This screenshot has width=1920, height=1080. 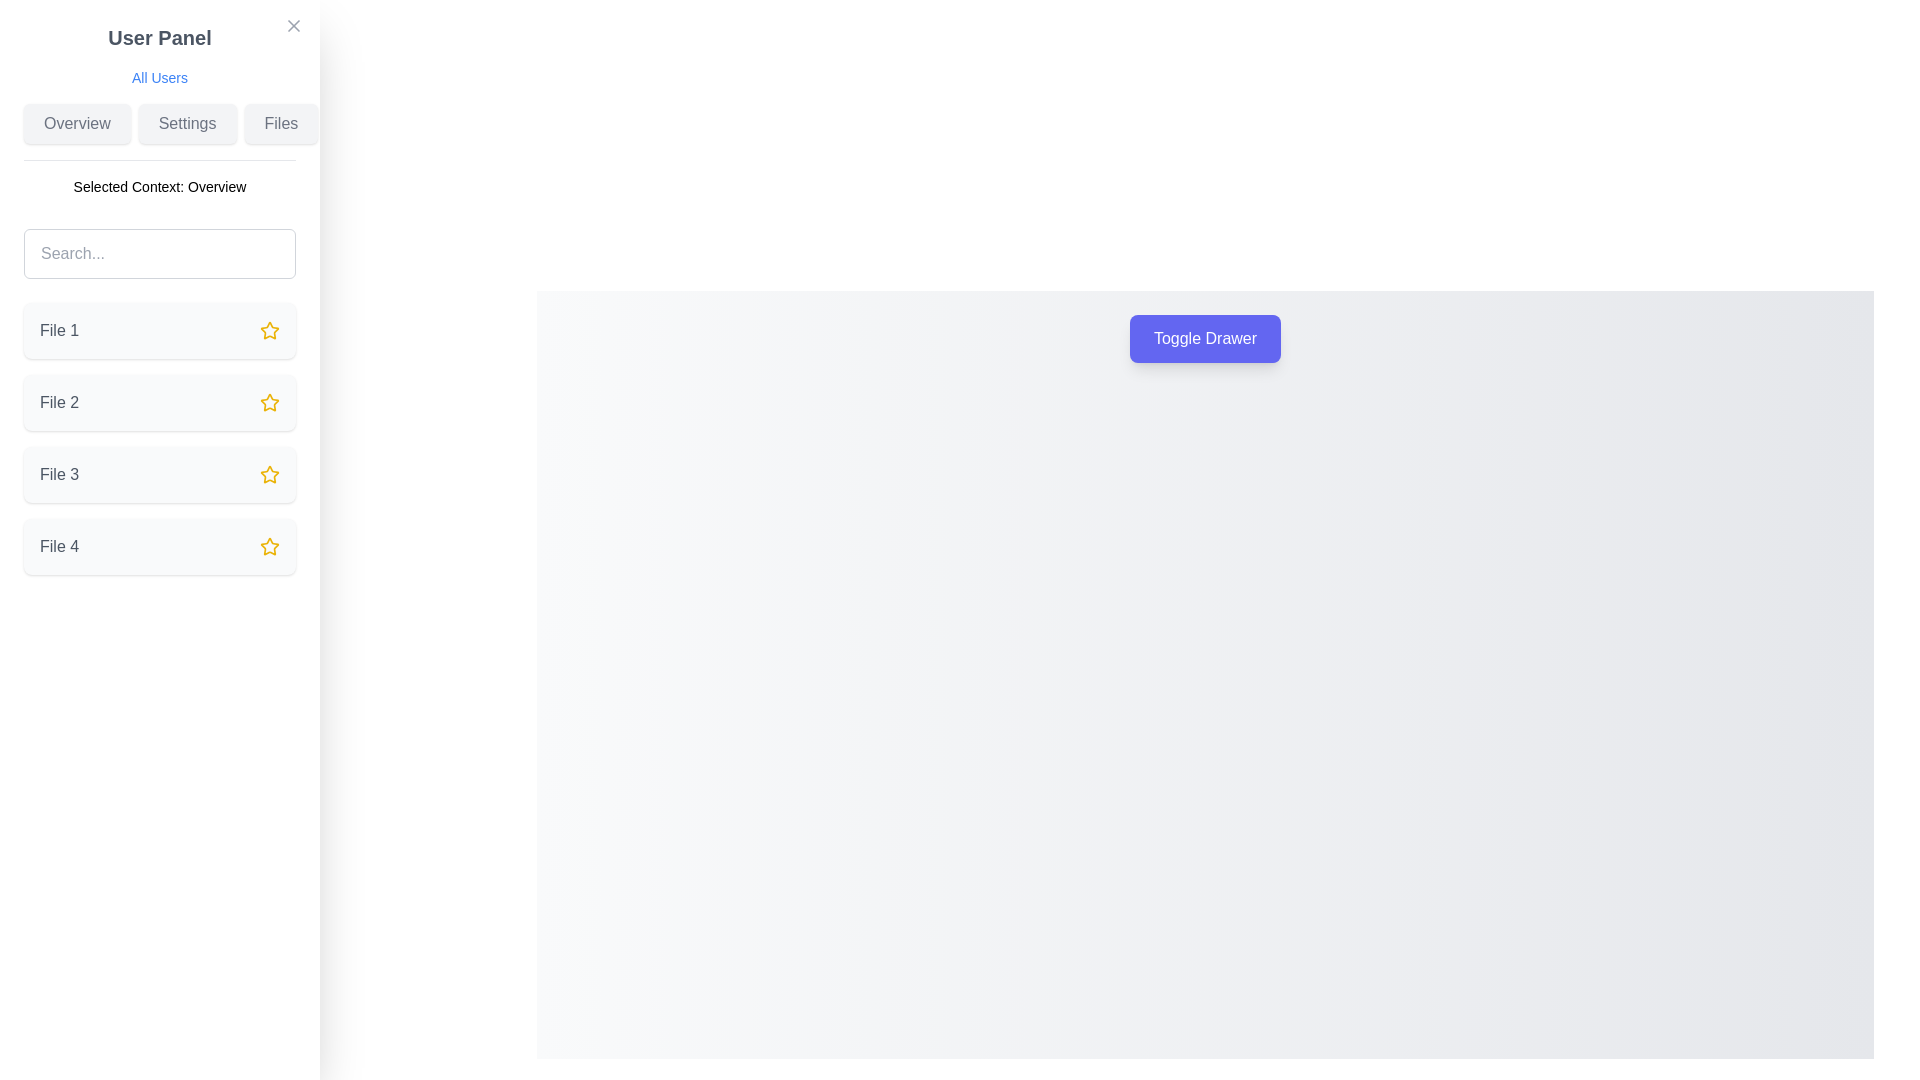 I want to click on the first button in the horizontal row of navigation controls located in the top left sidebar, so click(x=77, y=123).